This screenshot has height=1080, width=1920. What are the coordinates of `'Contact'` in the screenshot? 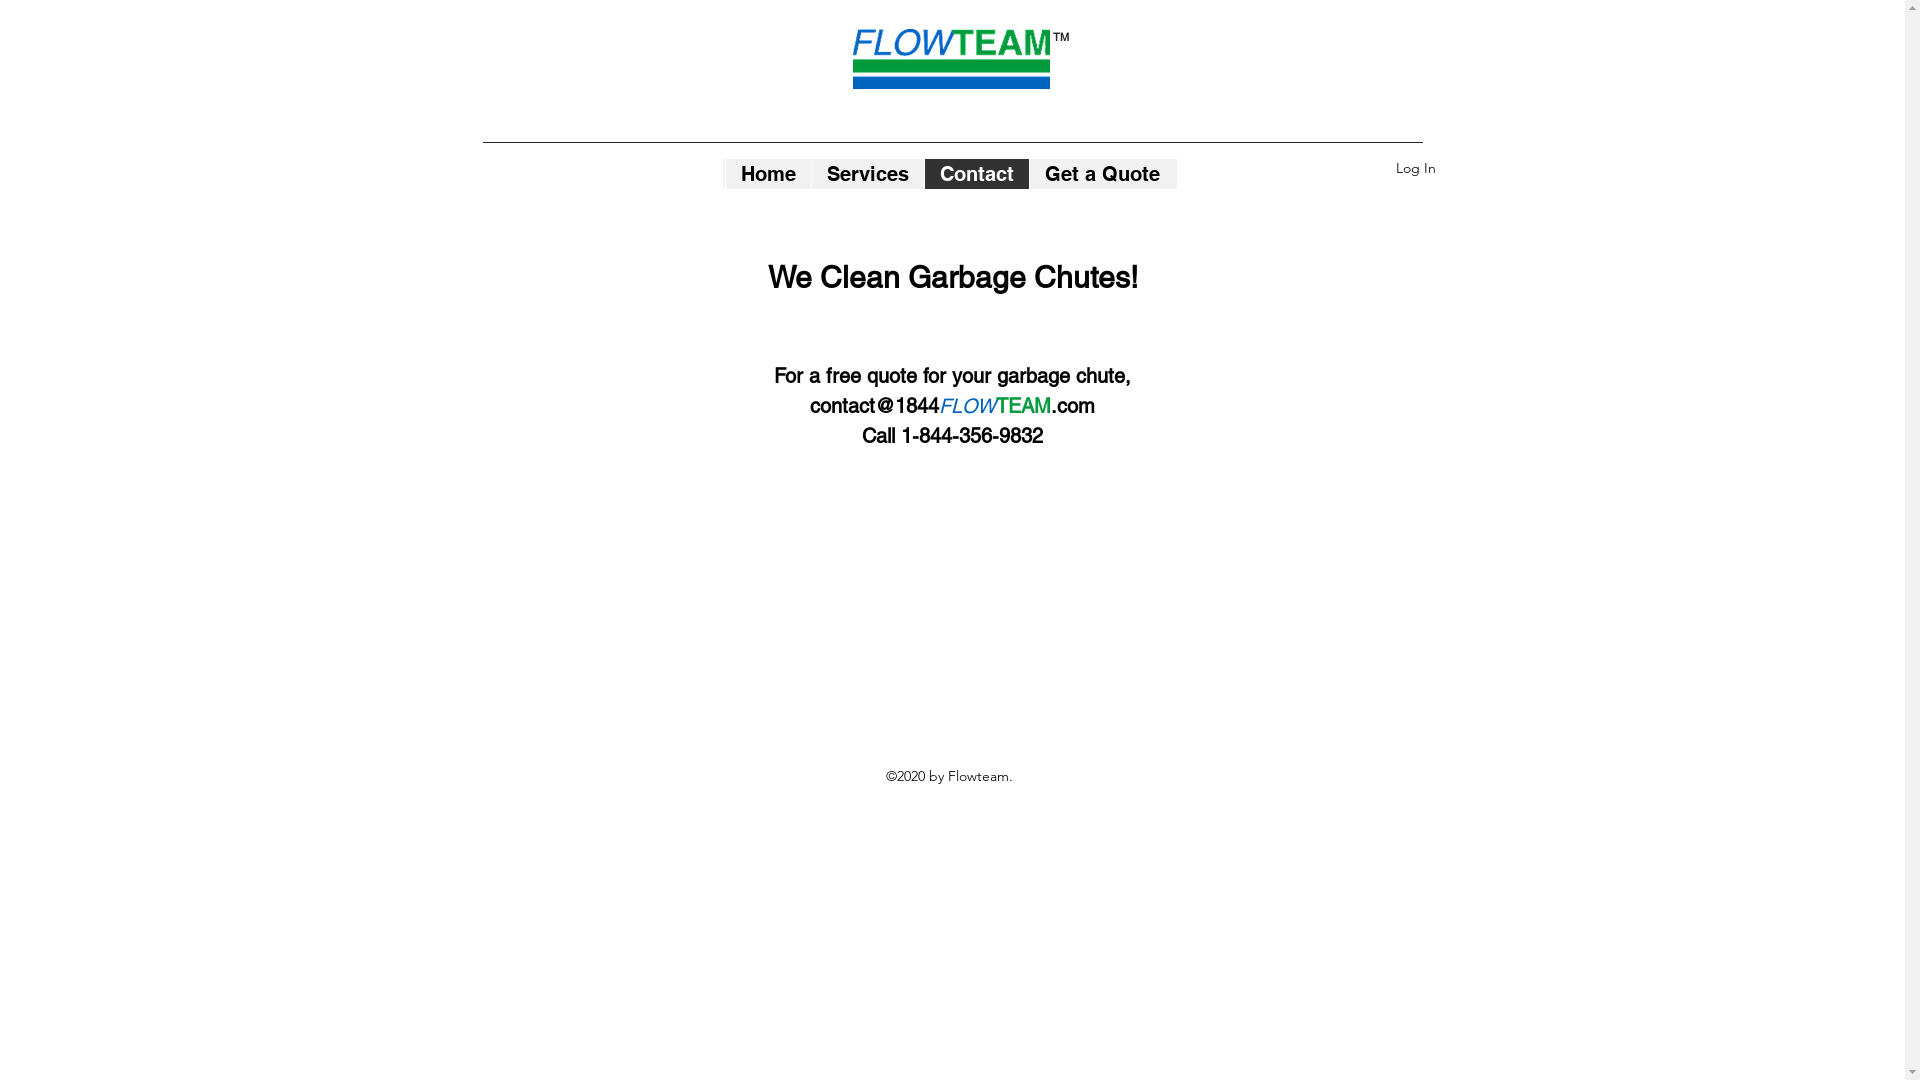 It's located at (976, 172).